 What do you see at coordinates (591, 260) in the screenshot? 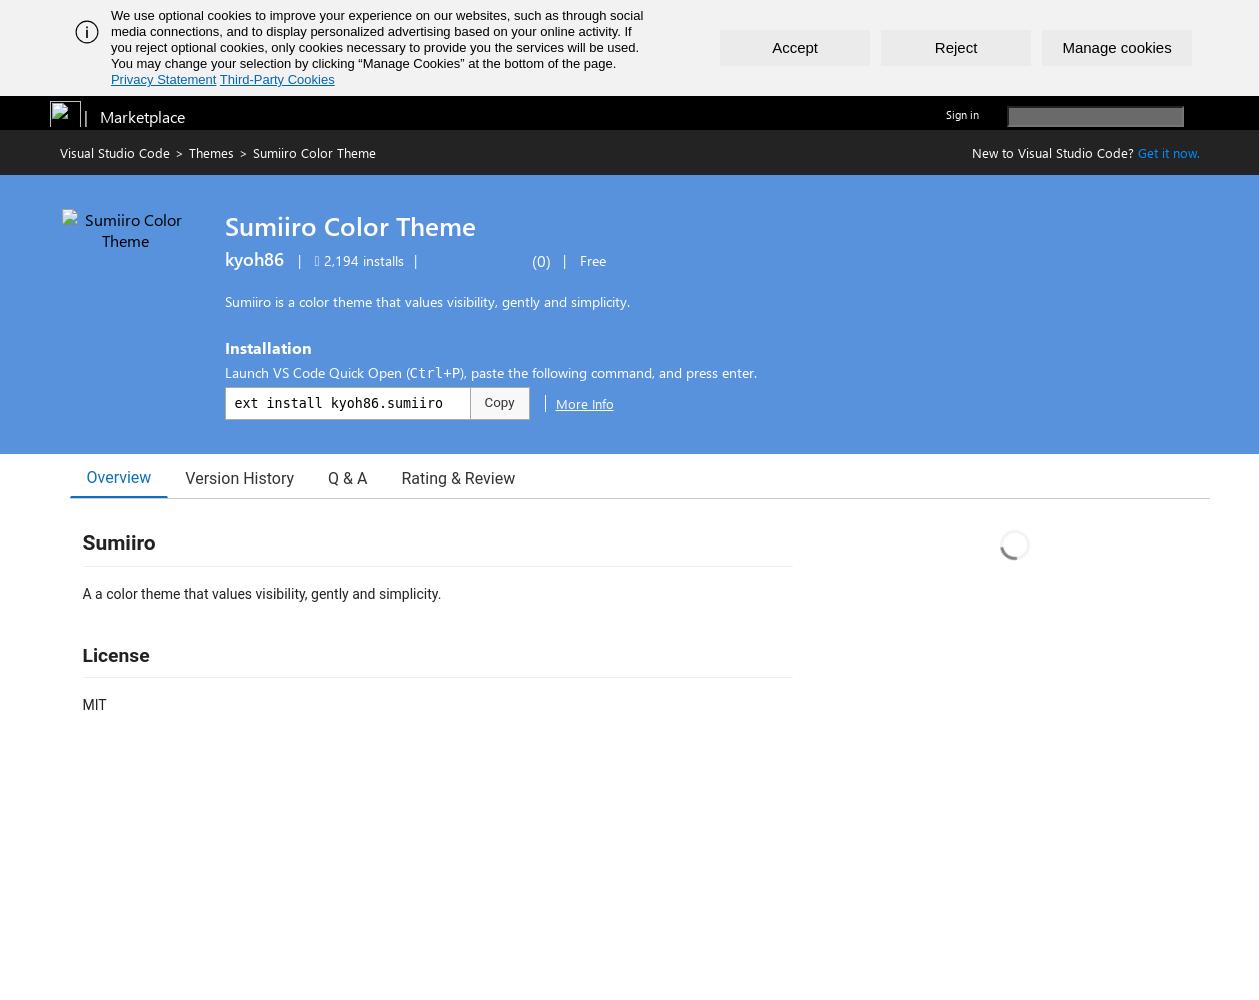
I see `'Free'` at bounding box center [591, 260].